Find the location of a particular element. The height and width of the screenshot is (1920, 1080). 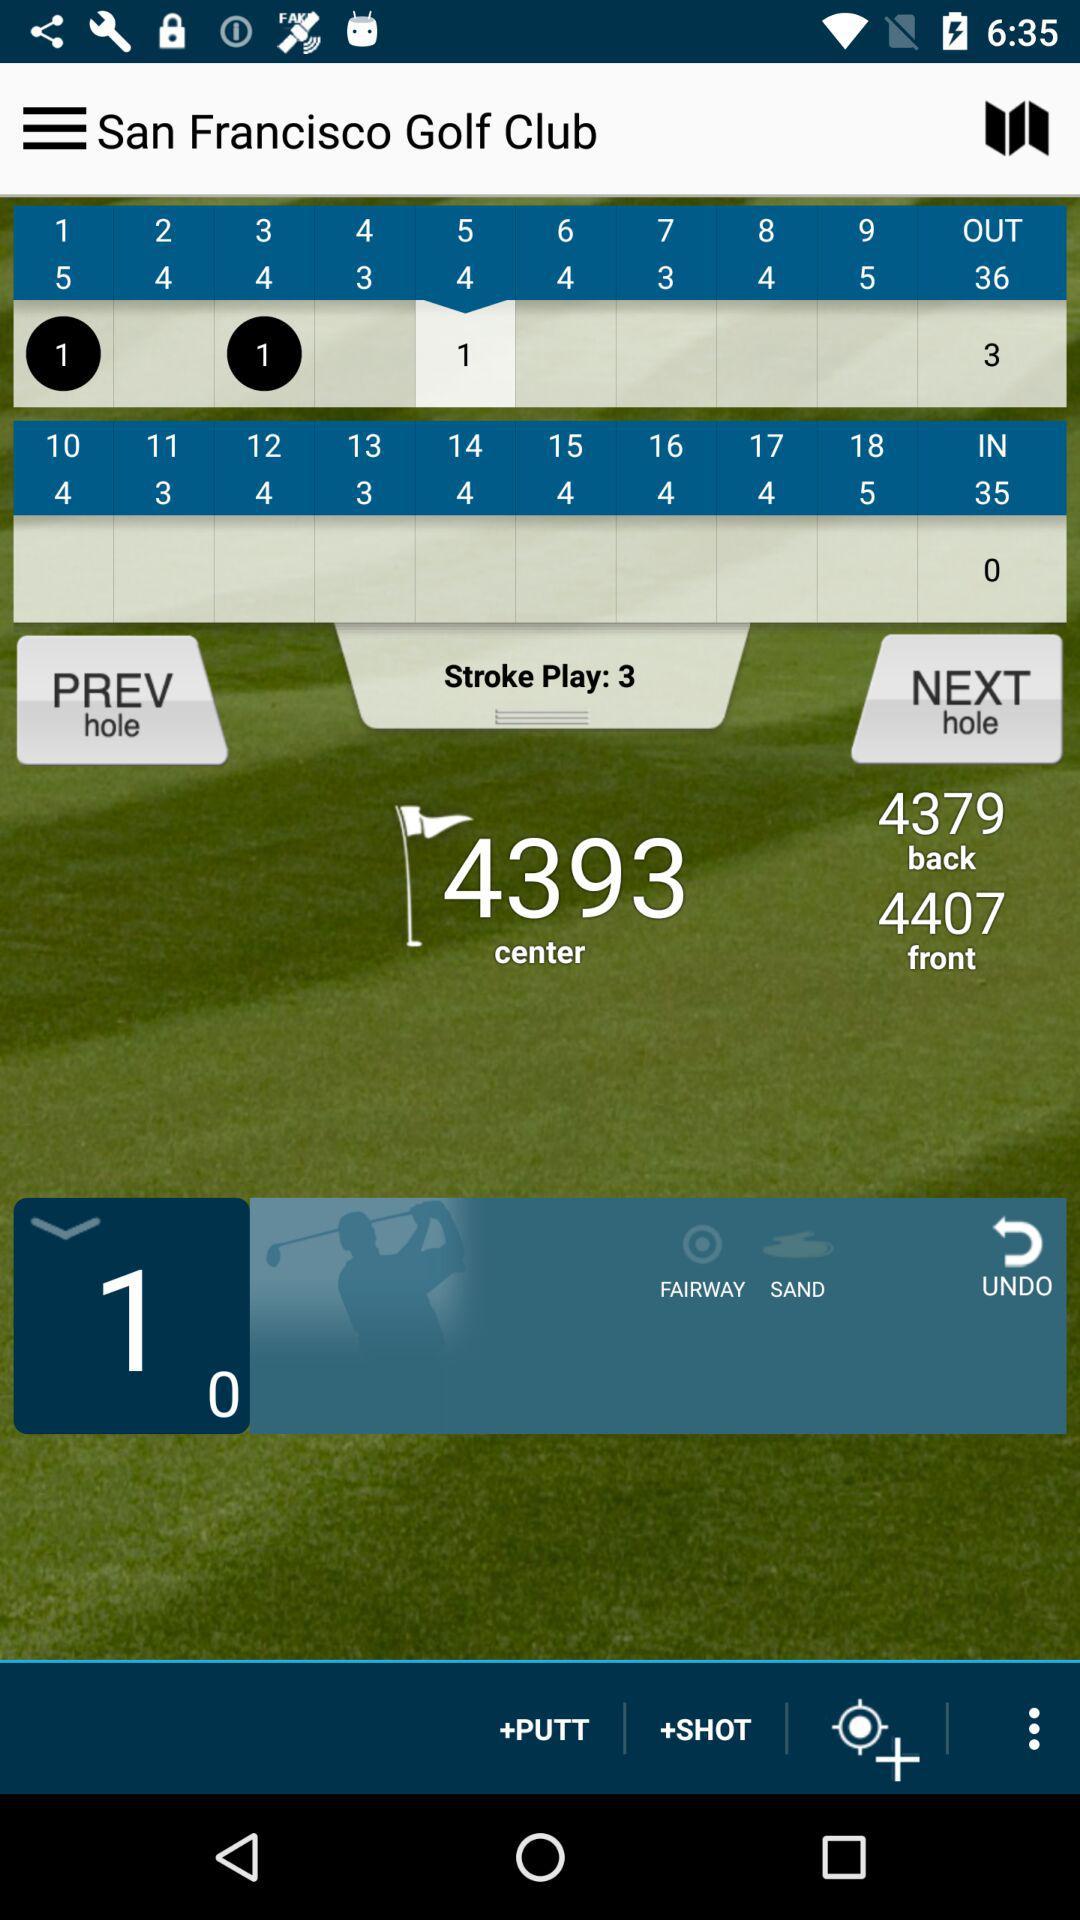

apps is located at coordinates (1014, 1727).